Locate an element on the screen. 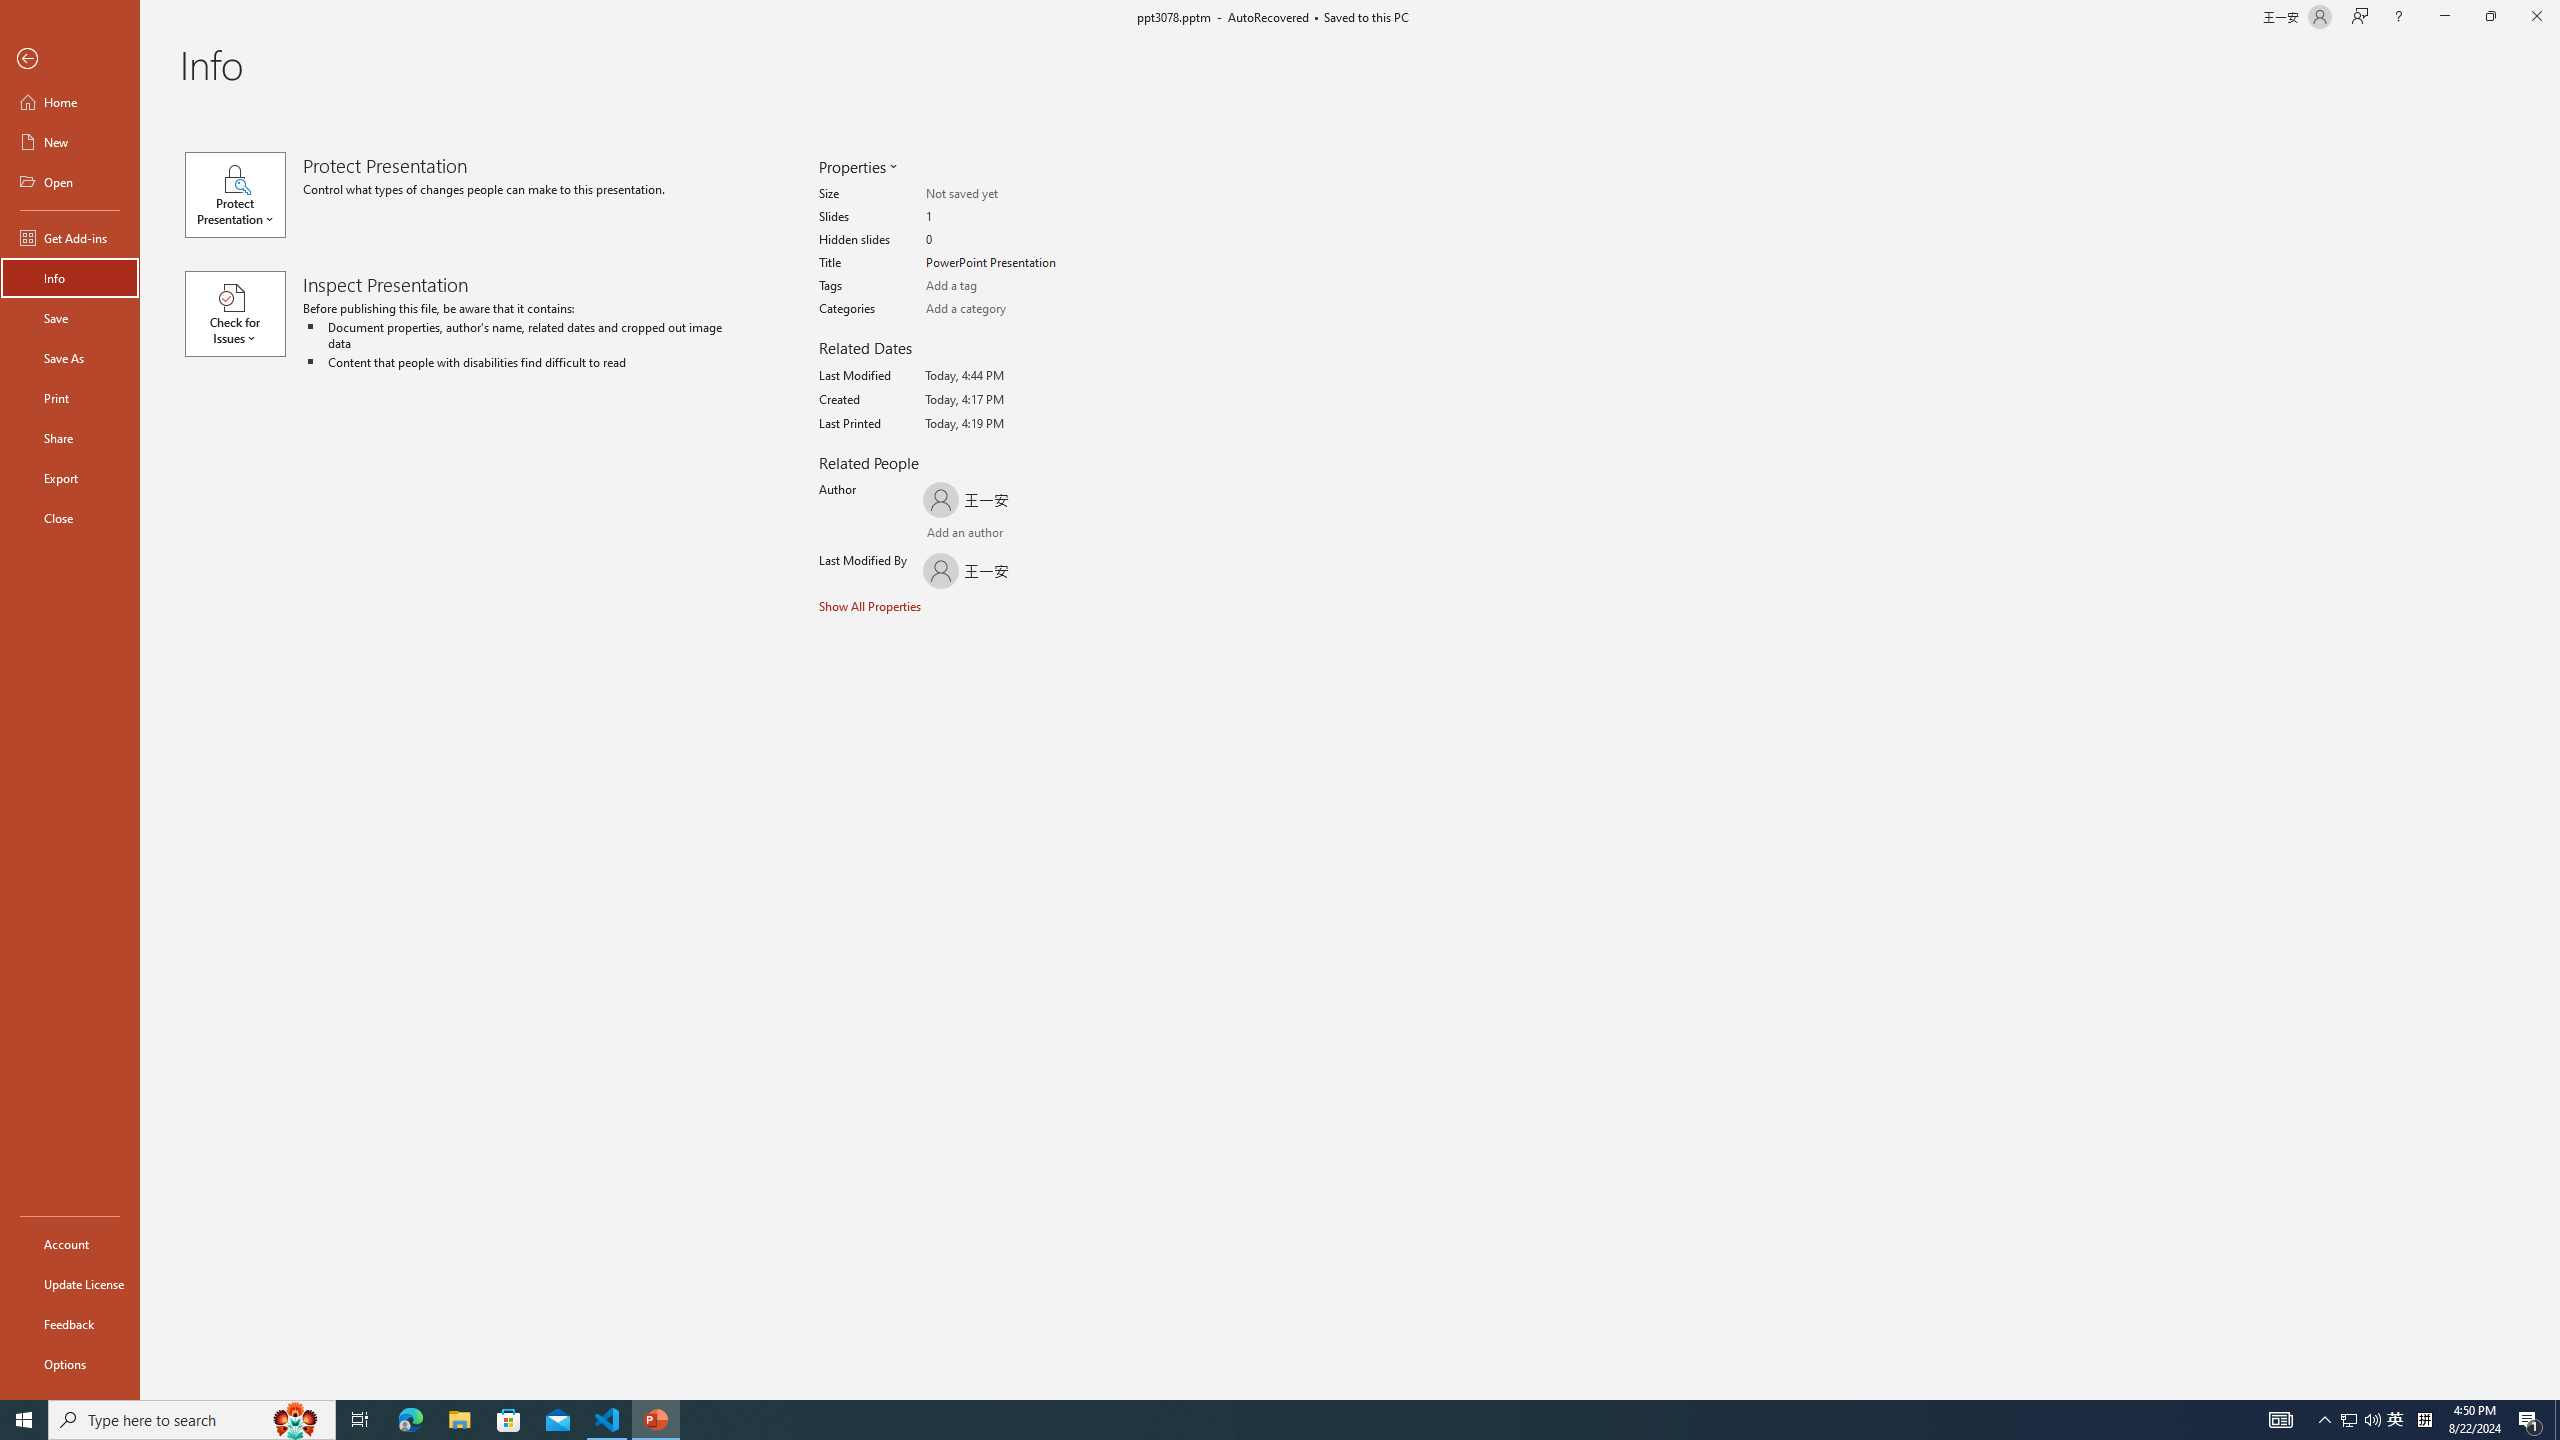  'Save As' is located at coordinates (69, 356).